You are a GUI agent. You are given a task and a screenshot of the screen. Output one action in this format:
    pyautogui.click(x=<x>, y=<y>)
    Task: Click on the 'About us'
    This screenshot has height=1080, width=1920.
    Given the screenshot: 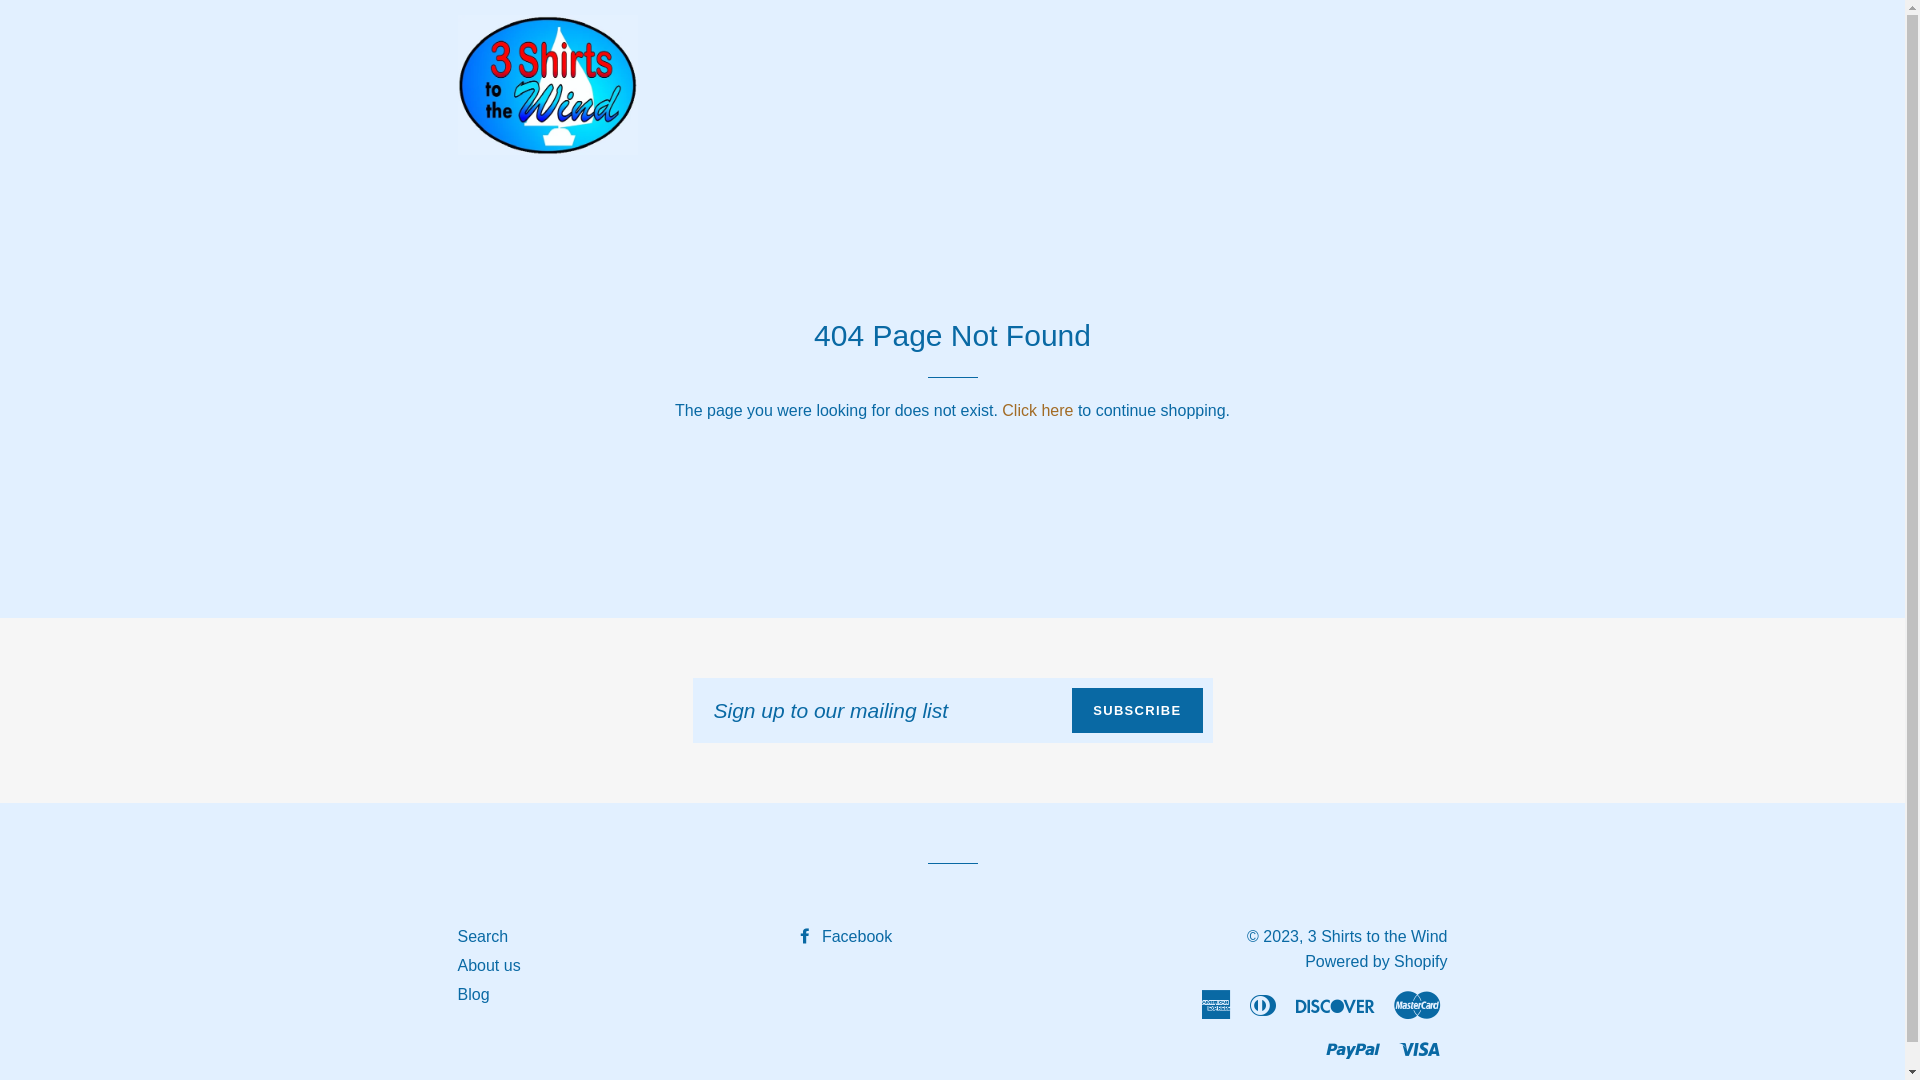 What is the action you would take?
    pyautogui.click(x=456, y=964)
    